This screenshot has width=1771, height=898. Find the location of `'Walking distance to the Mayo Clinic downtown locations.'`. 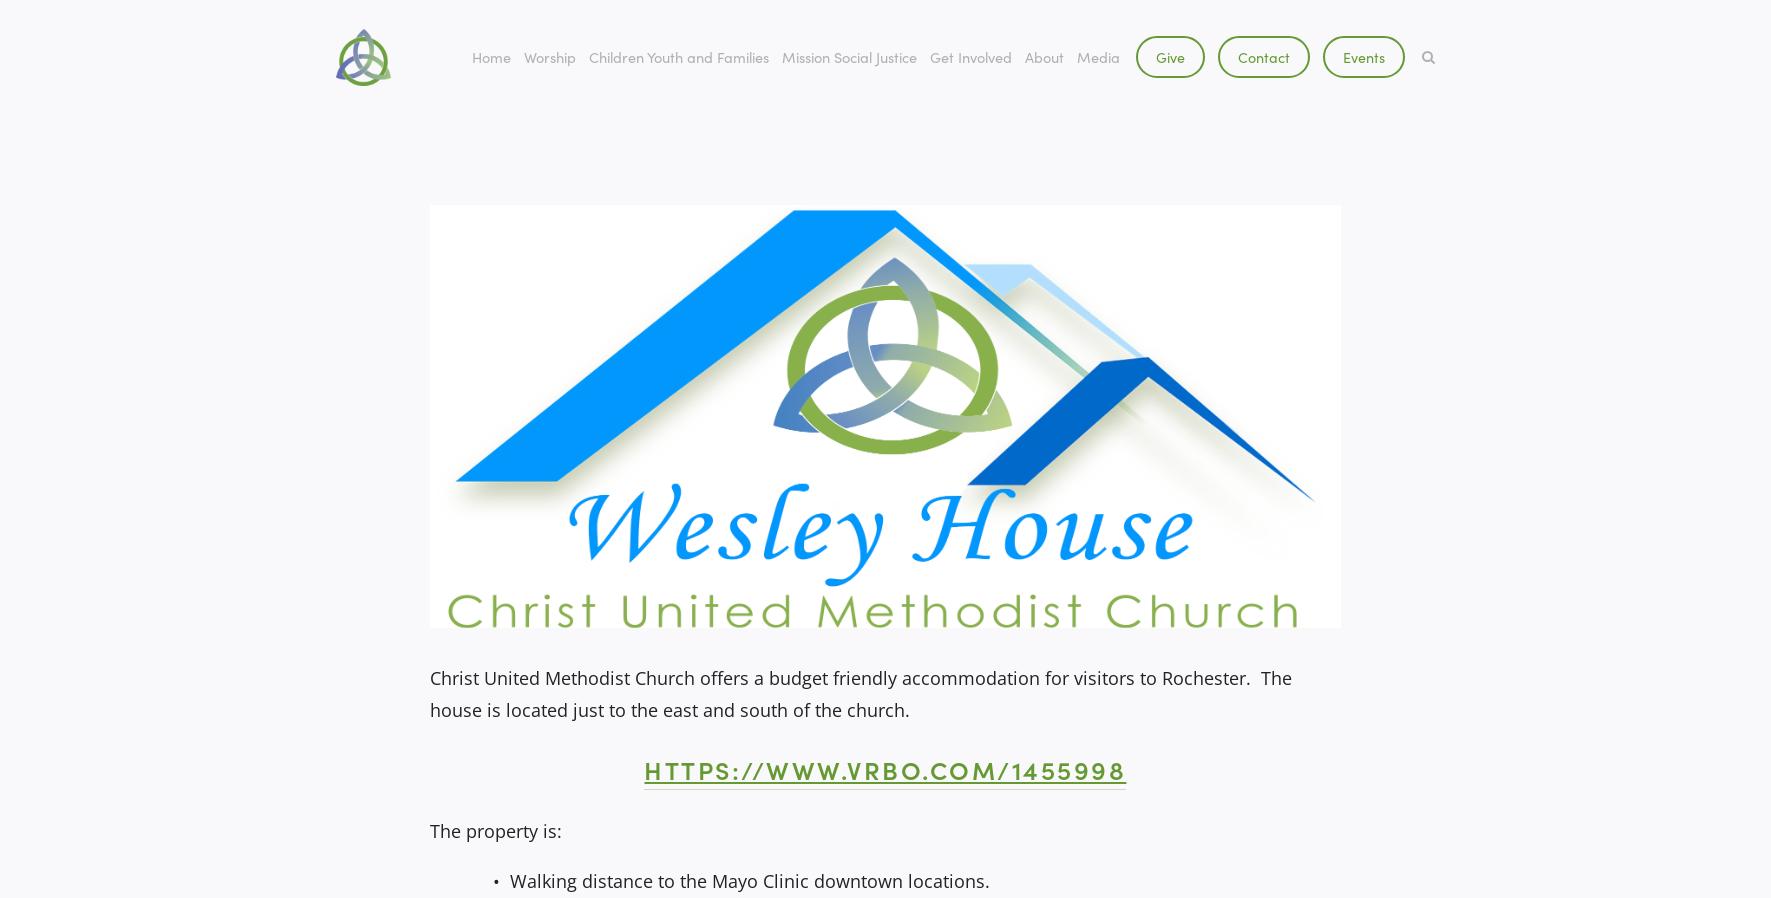

'Walking distance to the Mayo Clinic downtown locations.' is located at coordinates (748, 881).